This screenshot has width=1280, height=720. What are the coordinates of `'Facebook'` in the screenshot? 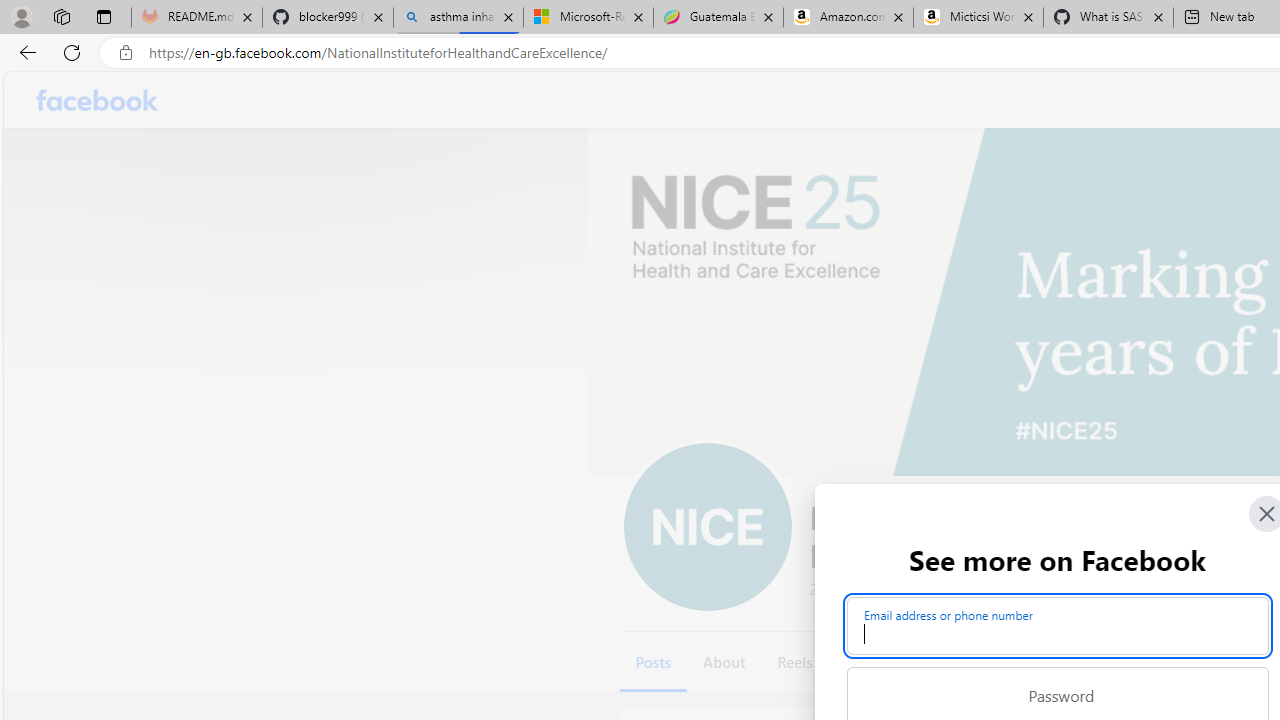 It's located at (96, 100).